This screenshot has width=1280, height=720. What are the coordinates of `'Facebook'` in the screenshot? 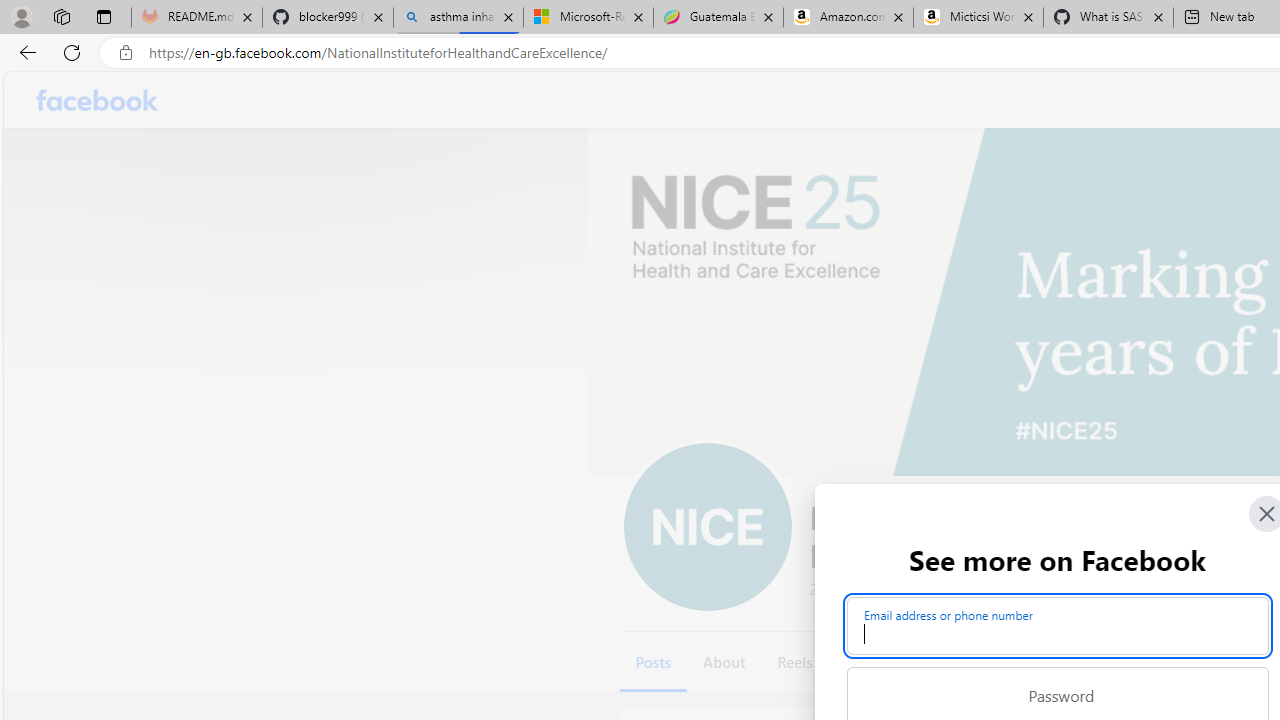 It's located at (96, 100).